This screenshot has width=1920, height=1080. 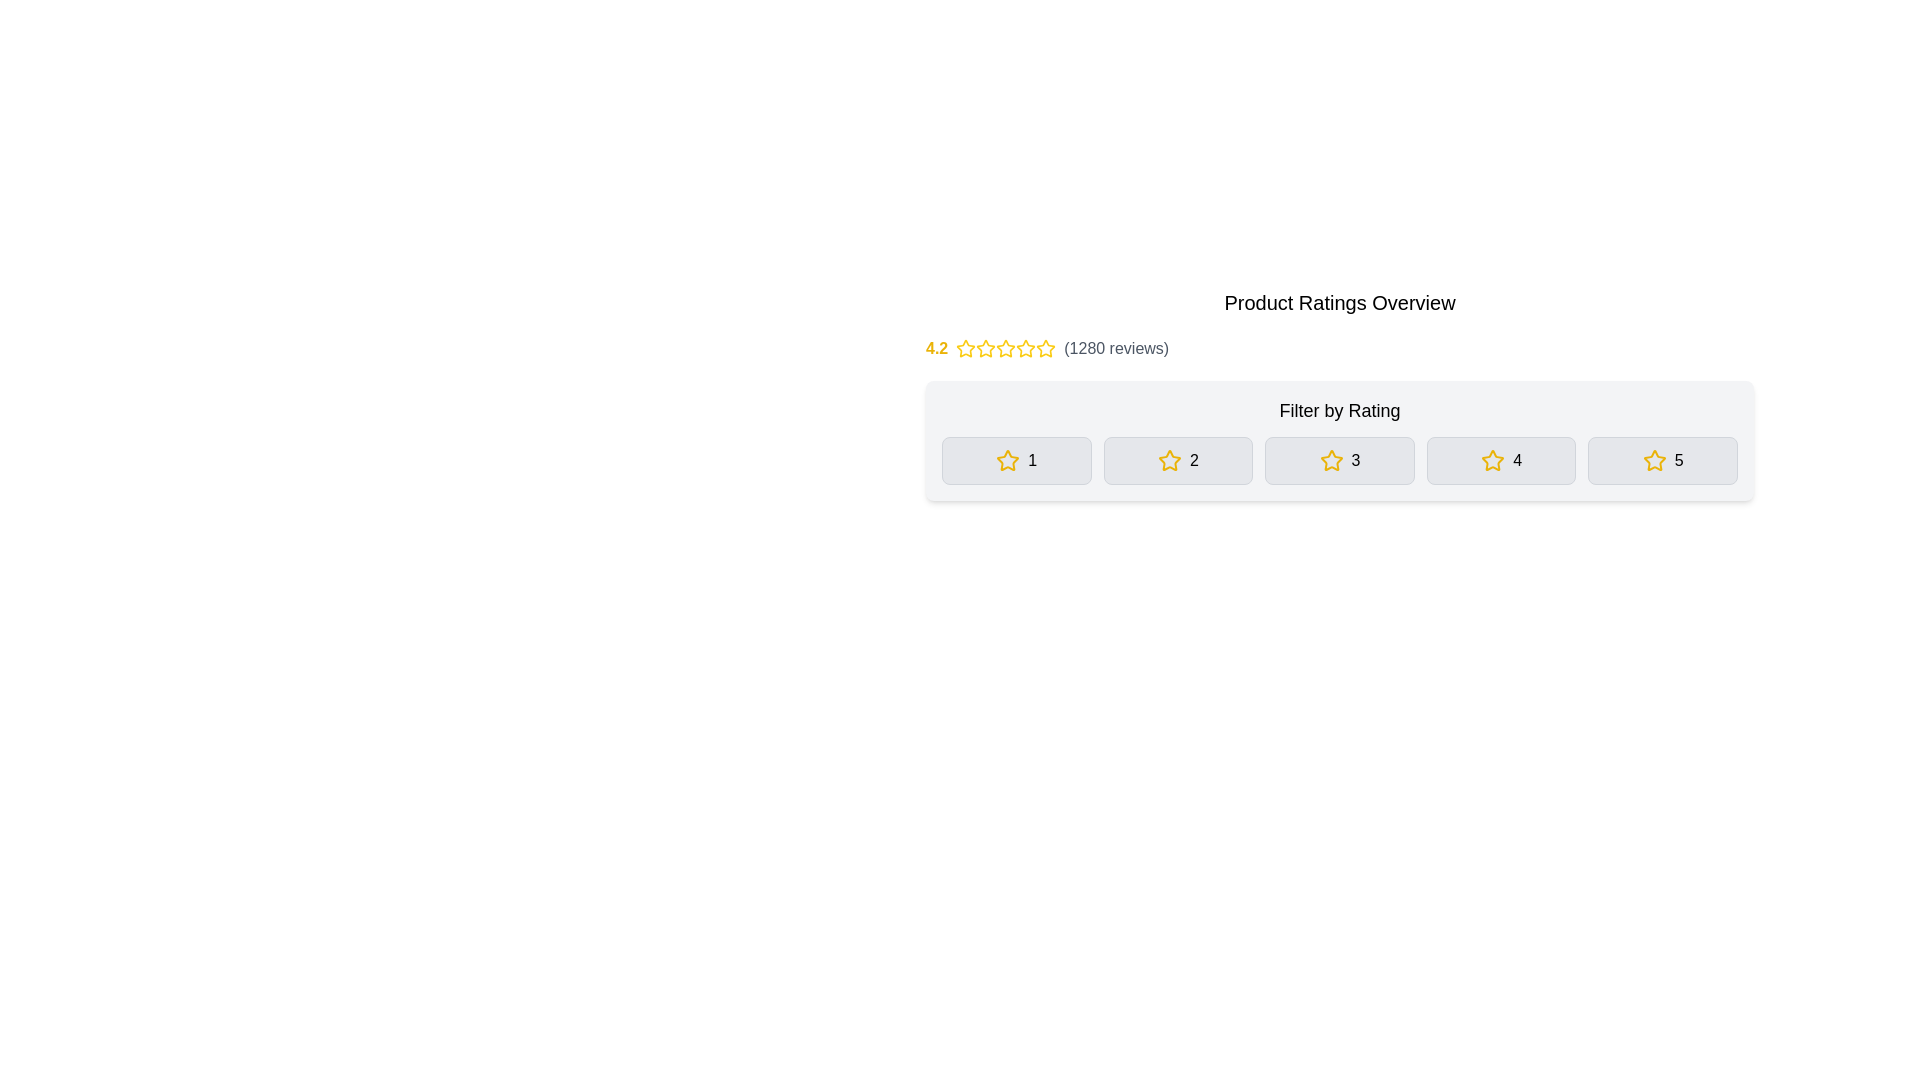 I want to click on the 'Filter by Rating' label, which is a bold text element located directly beneath the 'Product Ratings Overview' title and above the filter buttons, so click(x=1339, y=394).